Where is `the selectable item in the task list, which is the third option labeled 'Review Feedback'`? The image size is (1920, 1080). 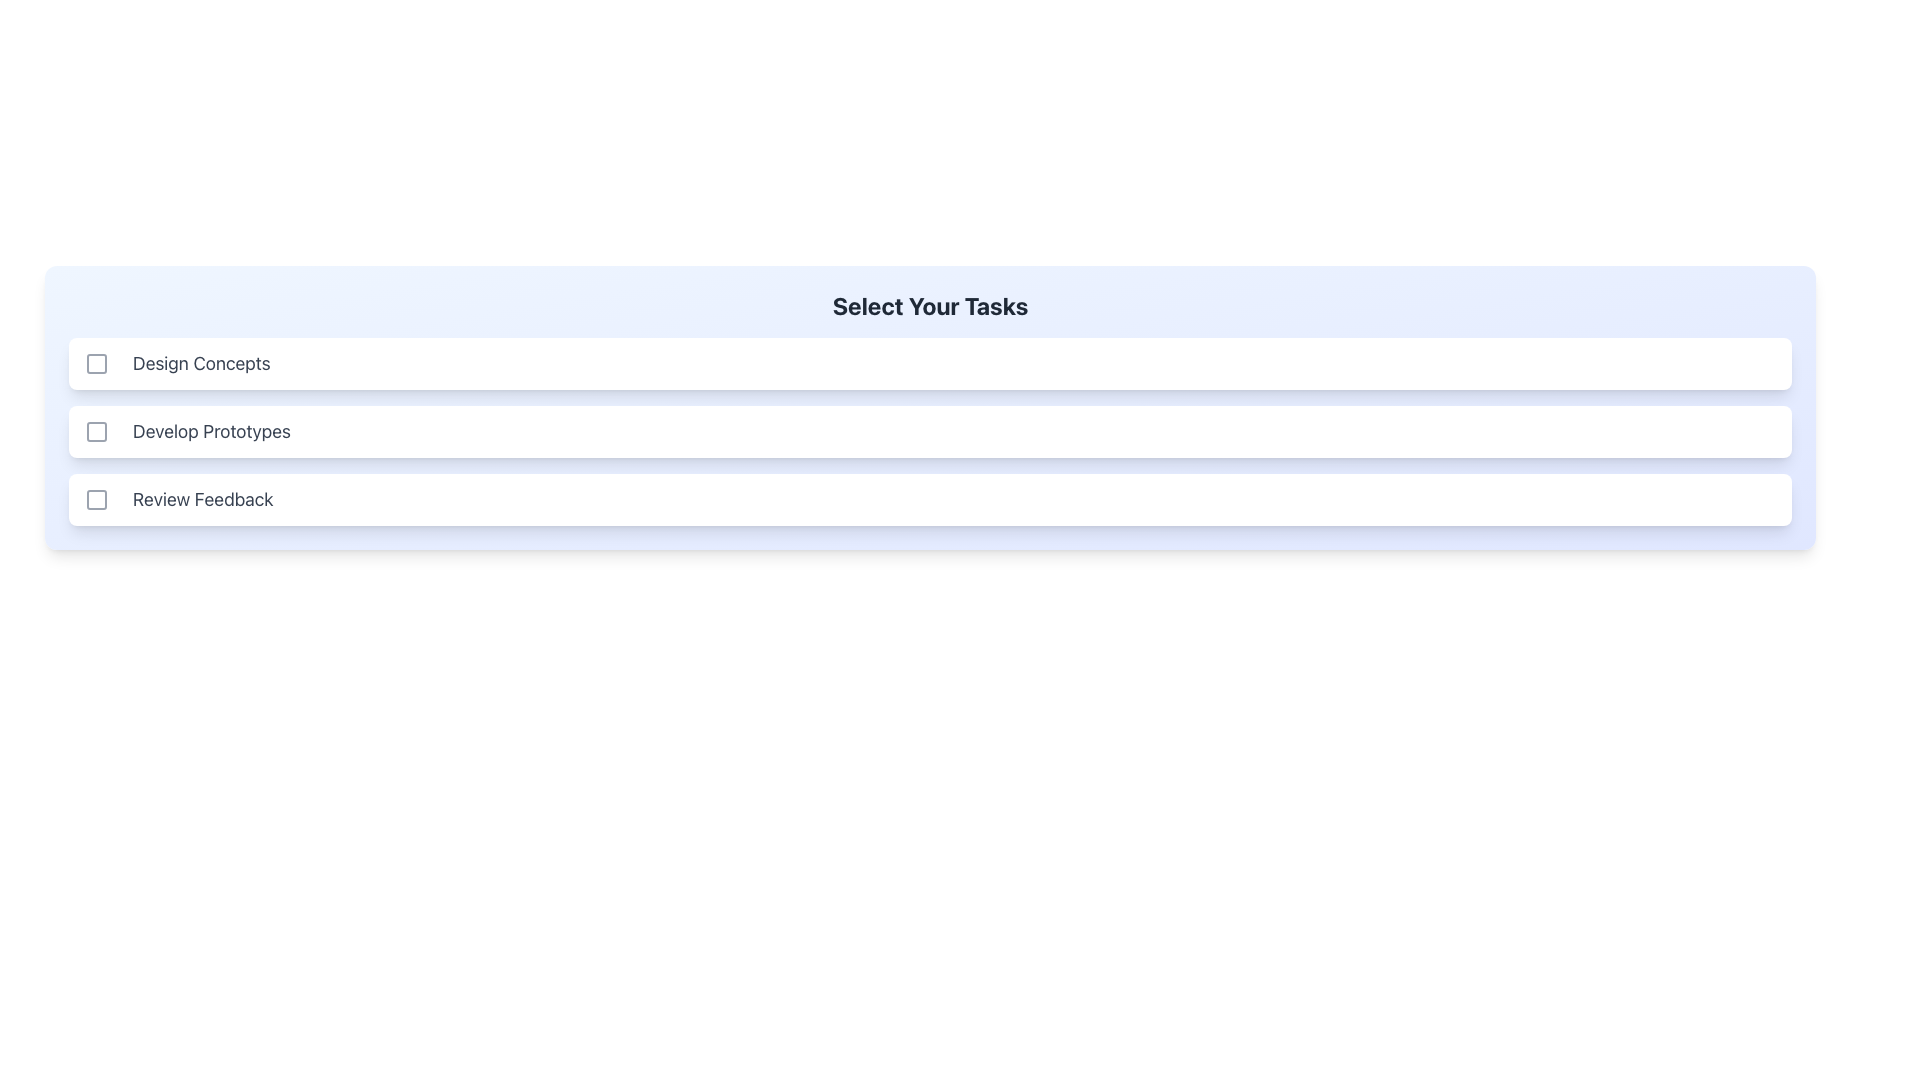
the selectable item in the task list, which is the third option labeled 'Review Feedback' is located at coordinates (929, 499).